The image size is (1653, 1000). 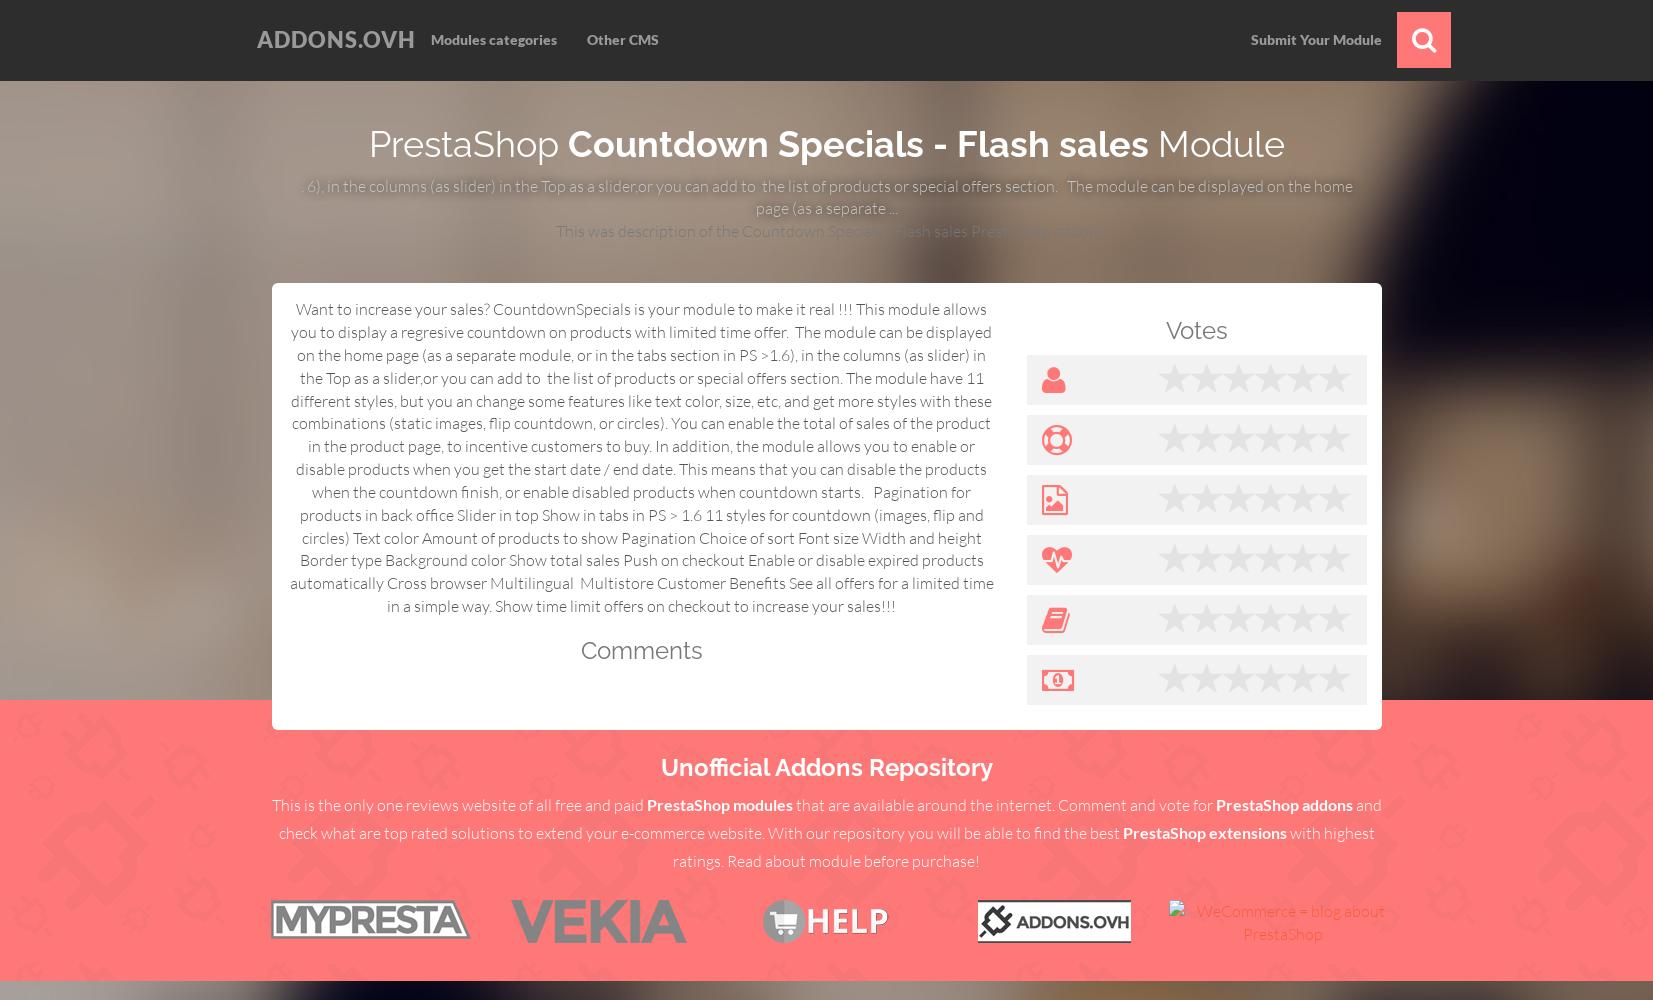 What do you see at coordinates (457, 804) in the screenshot?
I see `'This is the only one reviews website of all free and paid'` at bounding box center [457, 804].